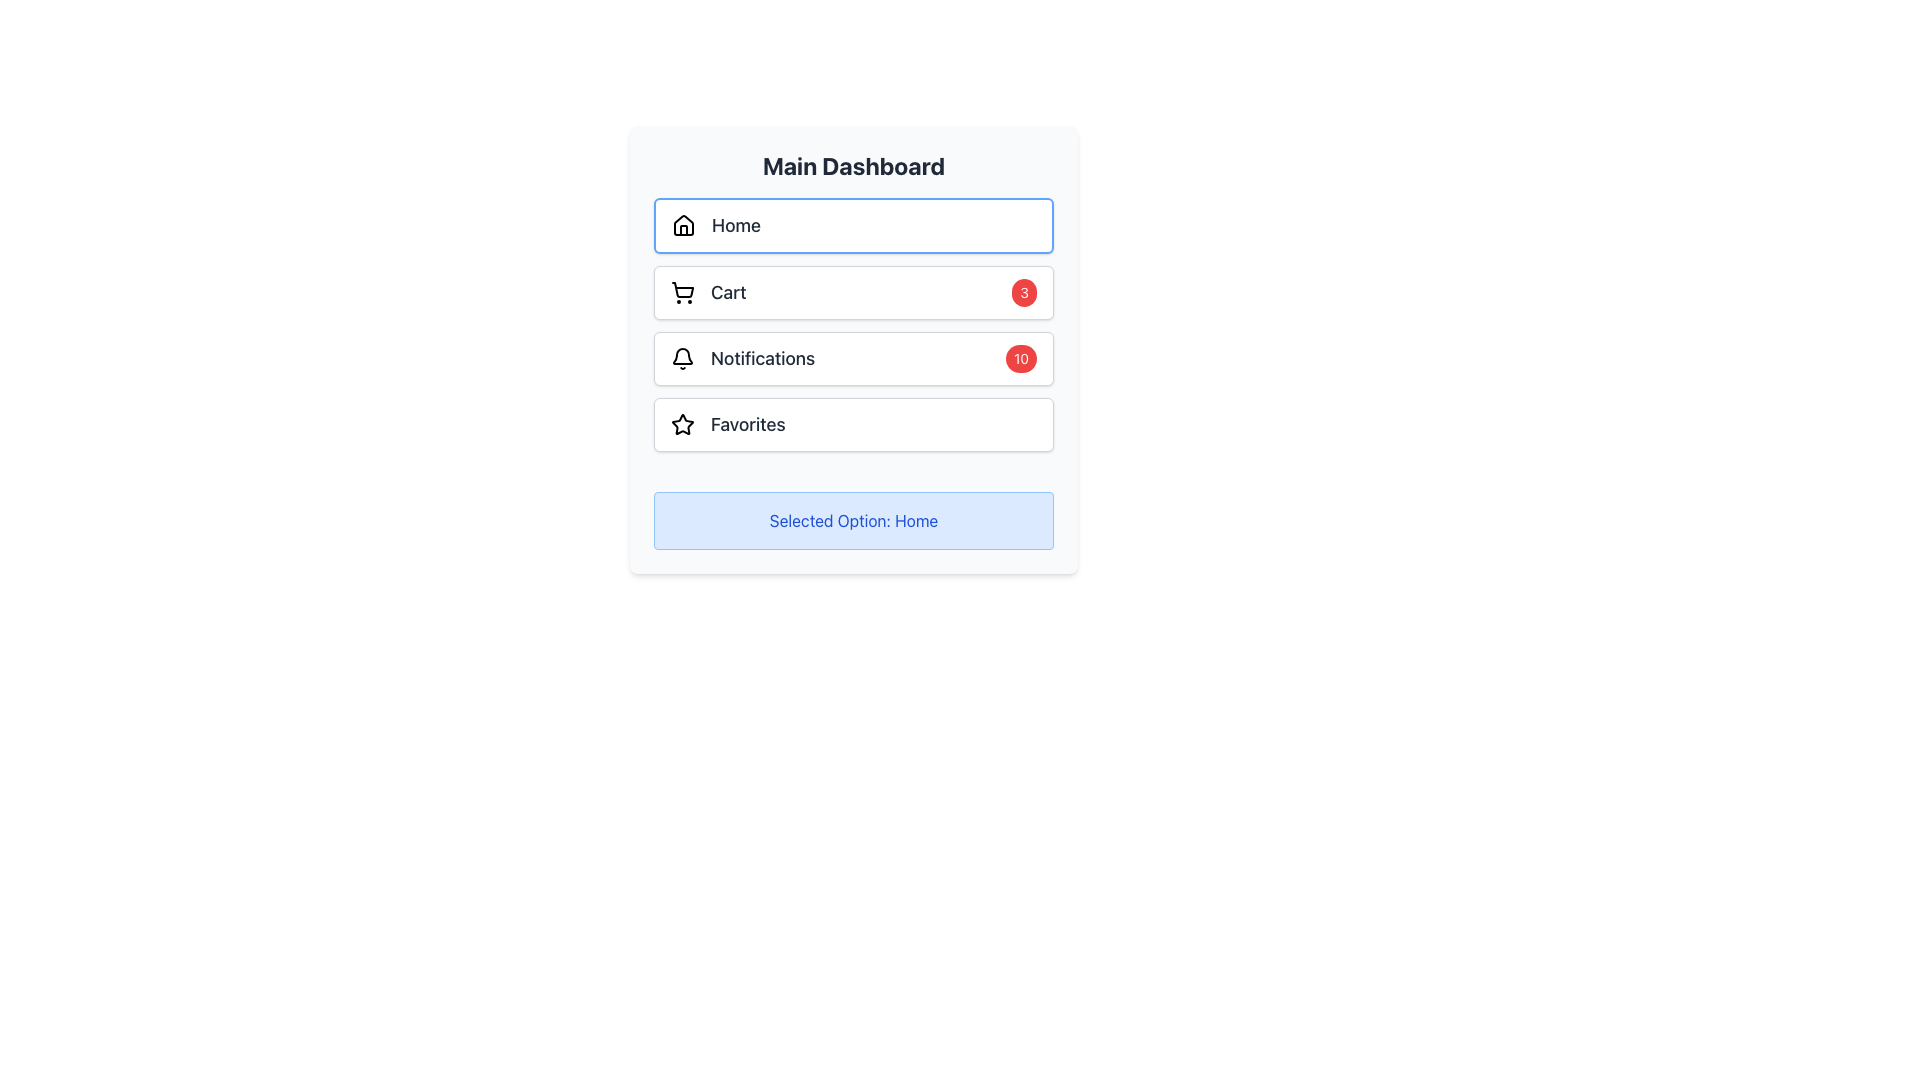 The width and height of the screenshot is (1920, 1080). I want to click on the inner vertical rectangle of the house-shaped icon that represents the 'Home' option in the user interface, so click(684, 229).